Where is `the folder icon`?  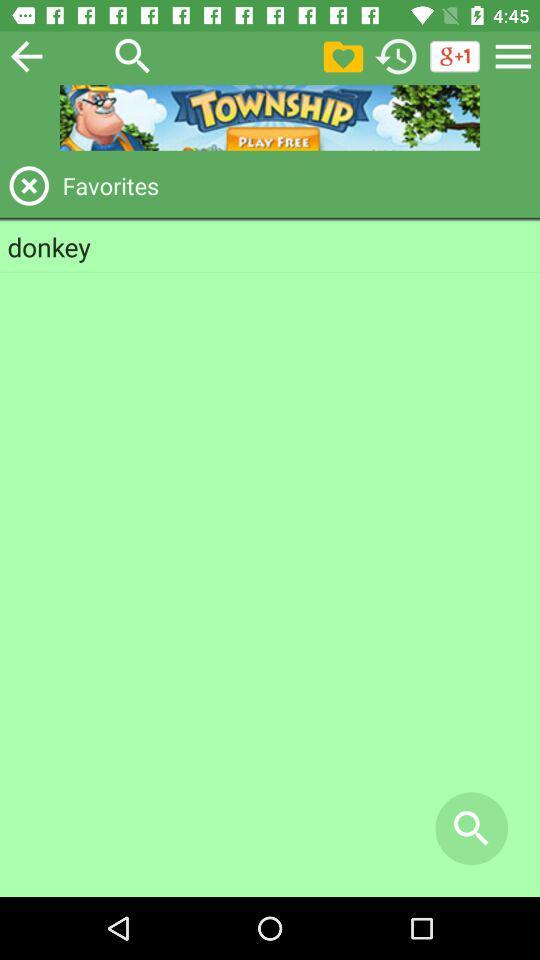 the folder icon is located at coordinates (342, 55).